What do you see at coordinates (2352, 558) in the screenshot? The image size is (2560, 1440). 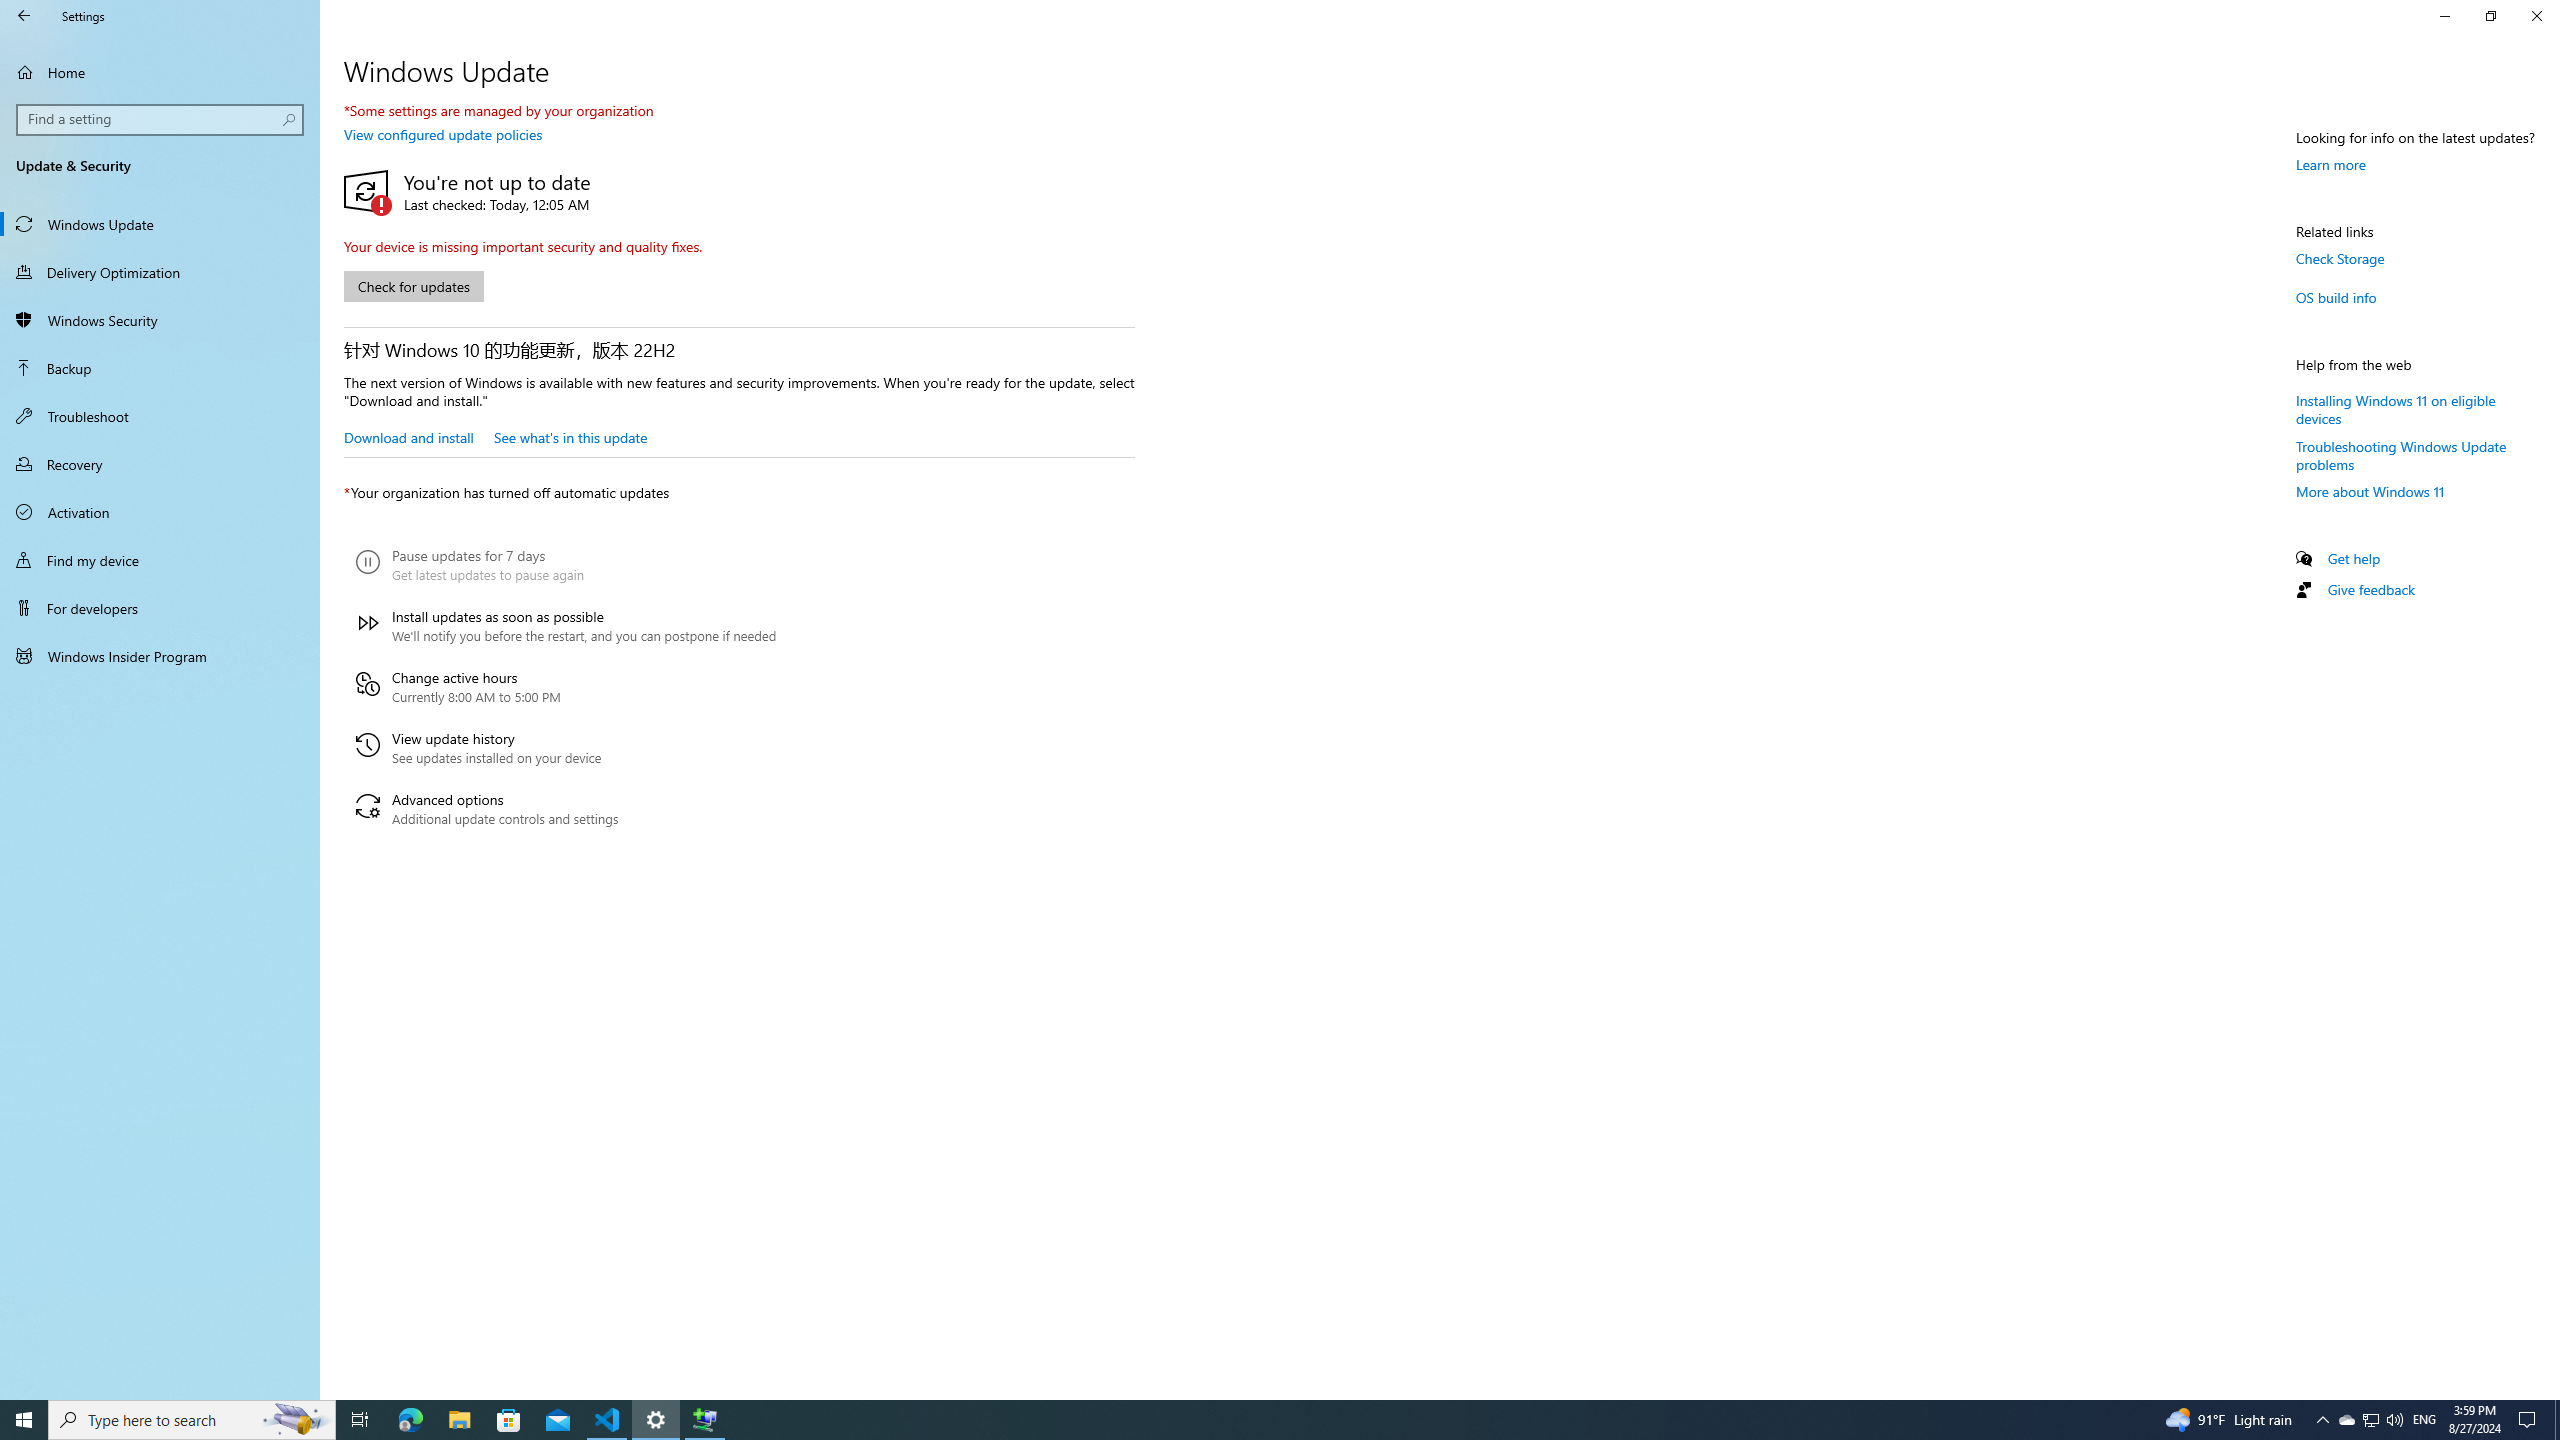 I see `'Get help'` at bounding box center [2352, 558].